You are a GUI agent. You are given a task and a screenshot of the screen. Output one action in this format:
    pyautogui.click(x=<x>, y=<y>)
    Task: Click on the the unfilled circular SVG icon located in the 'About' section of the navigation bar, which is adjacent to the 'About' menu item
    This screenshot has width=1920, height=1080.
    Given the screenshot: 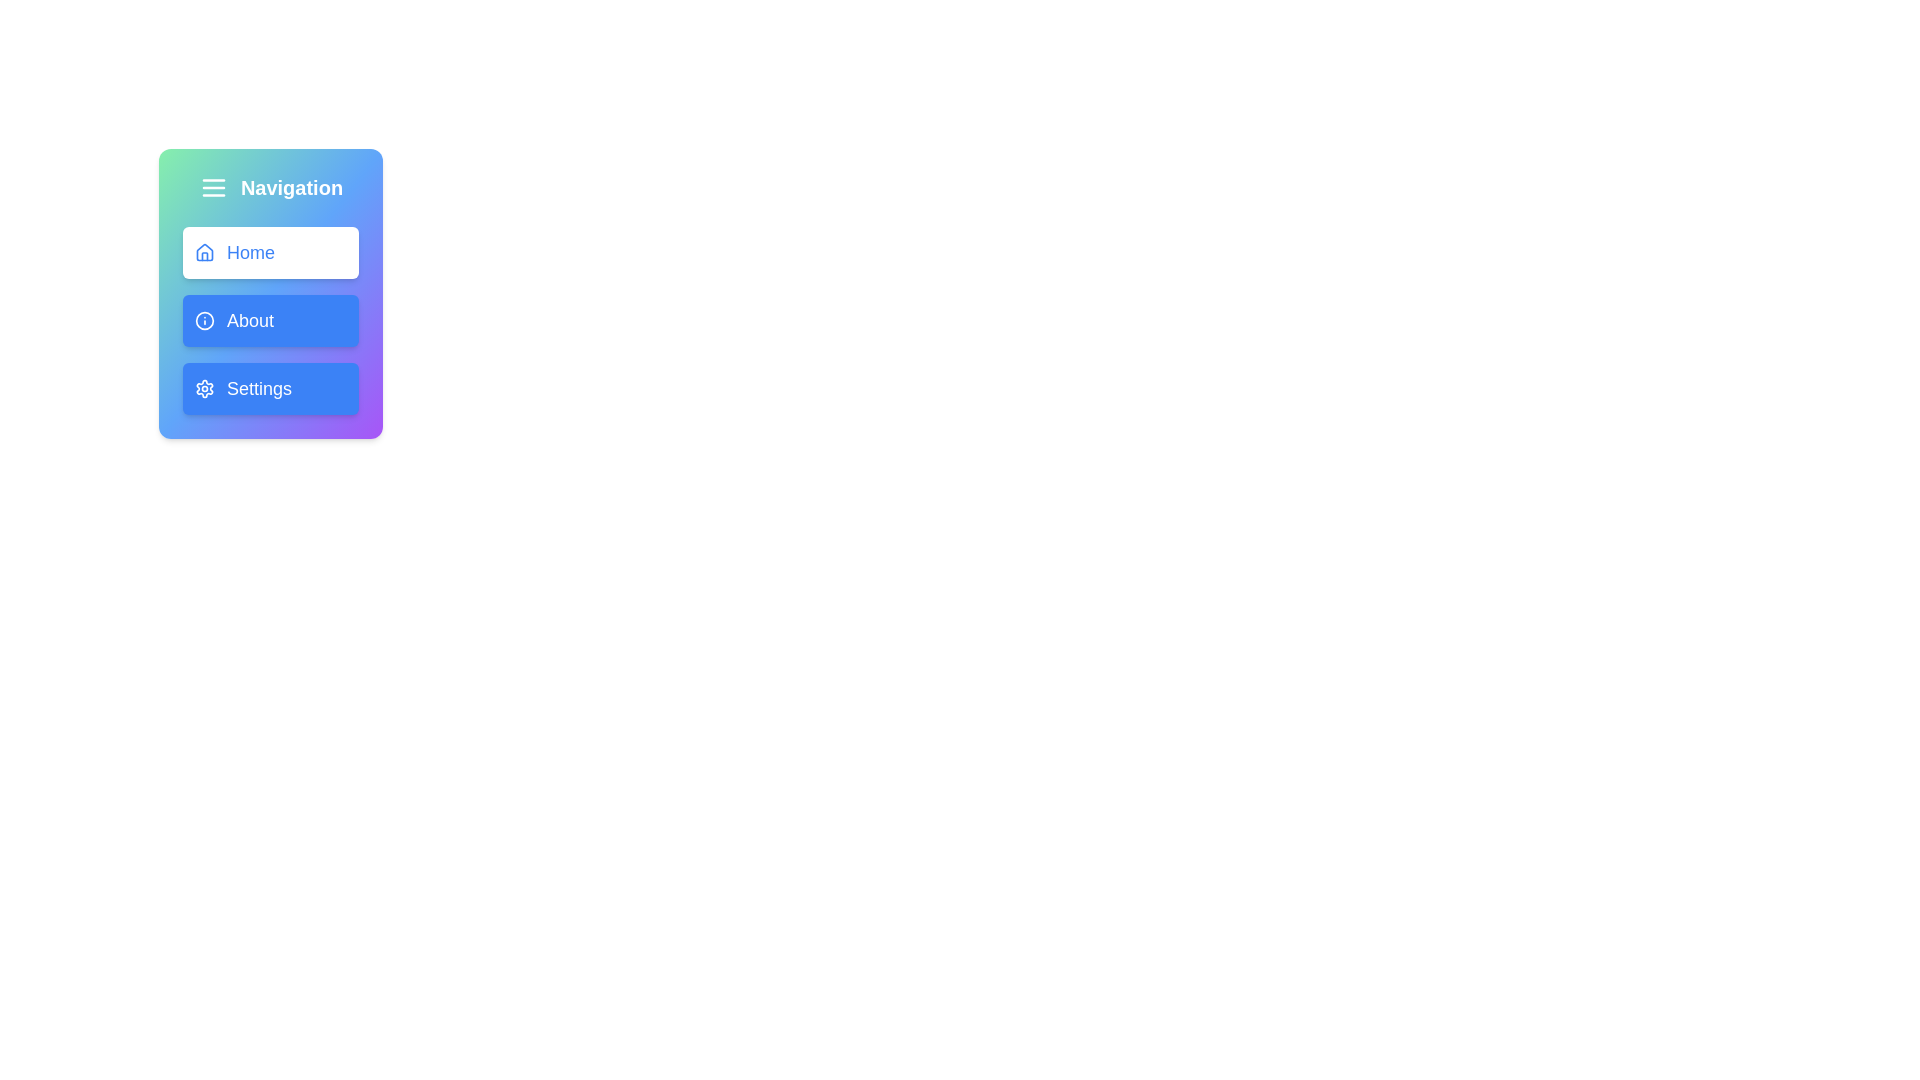 What is the action you would take?
    pyautogui.click(x=205, y=319)
    